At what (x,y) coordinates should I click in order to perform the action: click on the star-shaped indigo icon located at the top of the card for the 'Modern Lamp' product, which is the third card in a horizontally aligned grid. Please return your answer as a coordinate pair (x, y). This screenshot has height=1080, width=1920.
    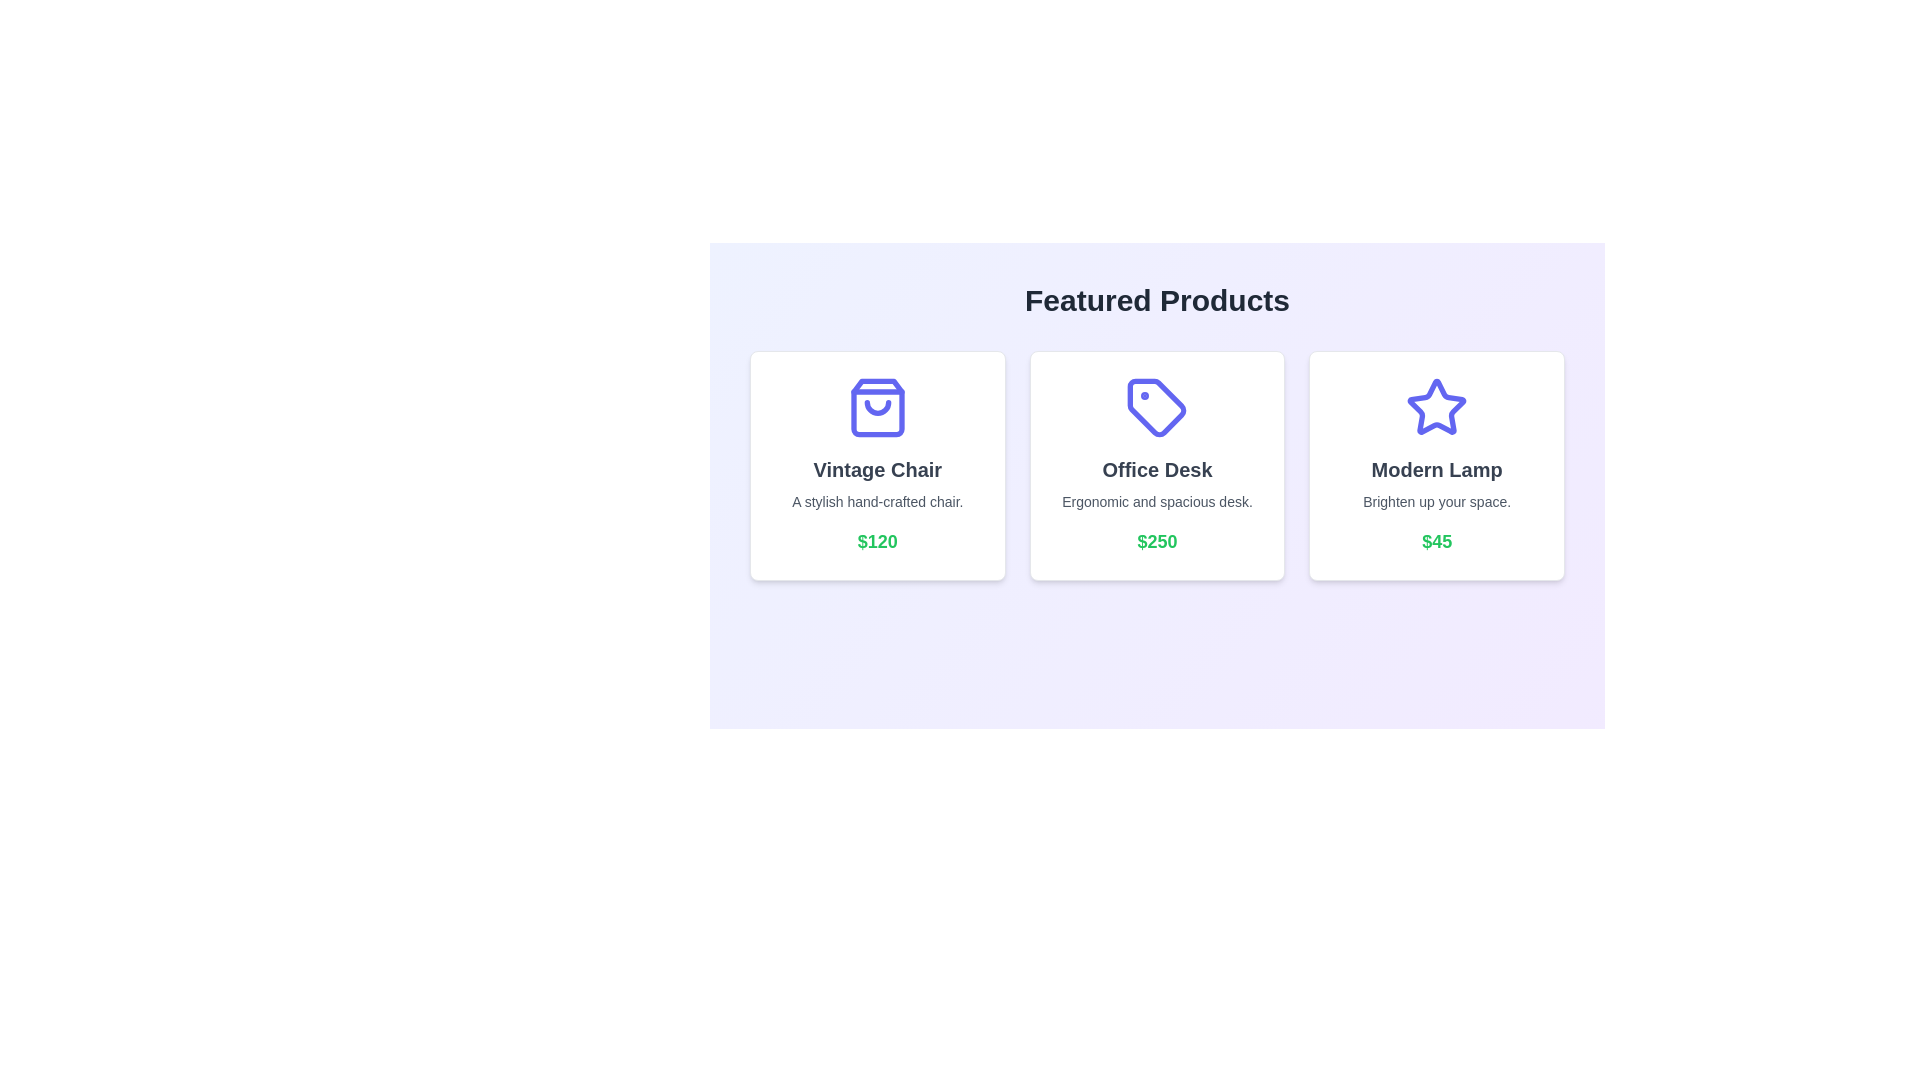
    Looking at the image, I should click on (1436, 407).